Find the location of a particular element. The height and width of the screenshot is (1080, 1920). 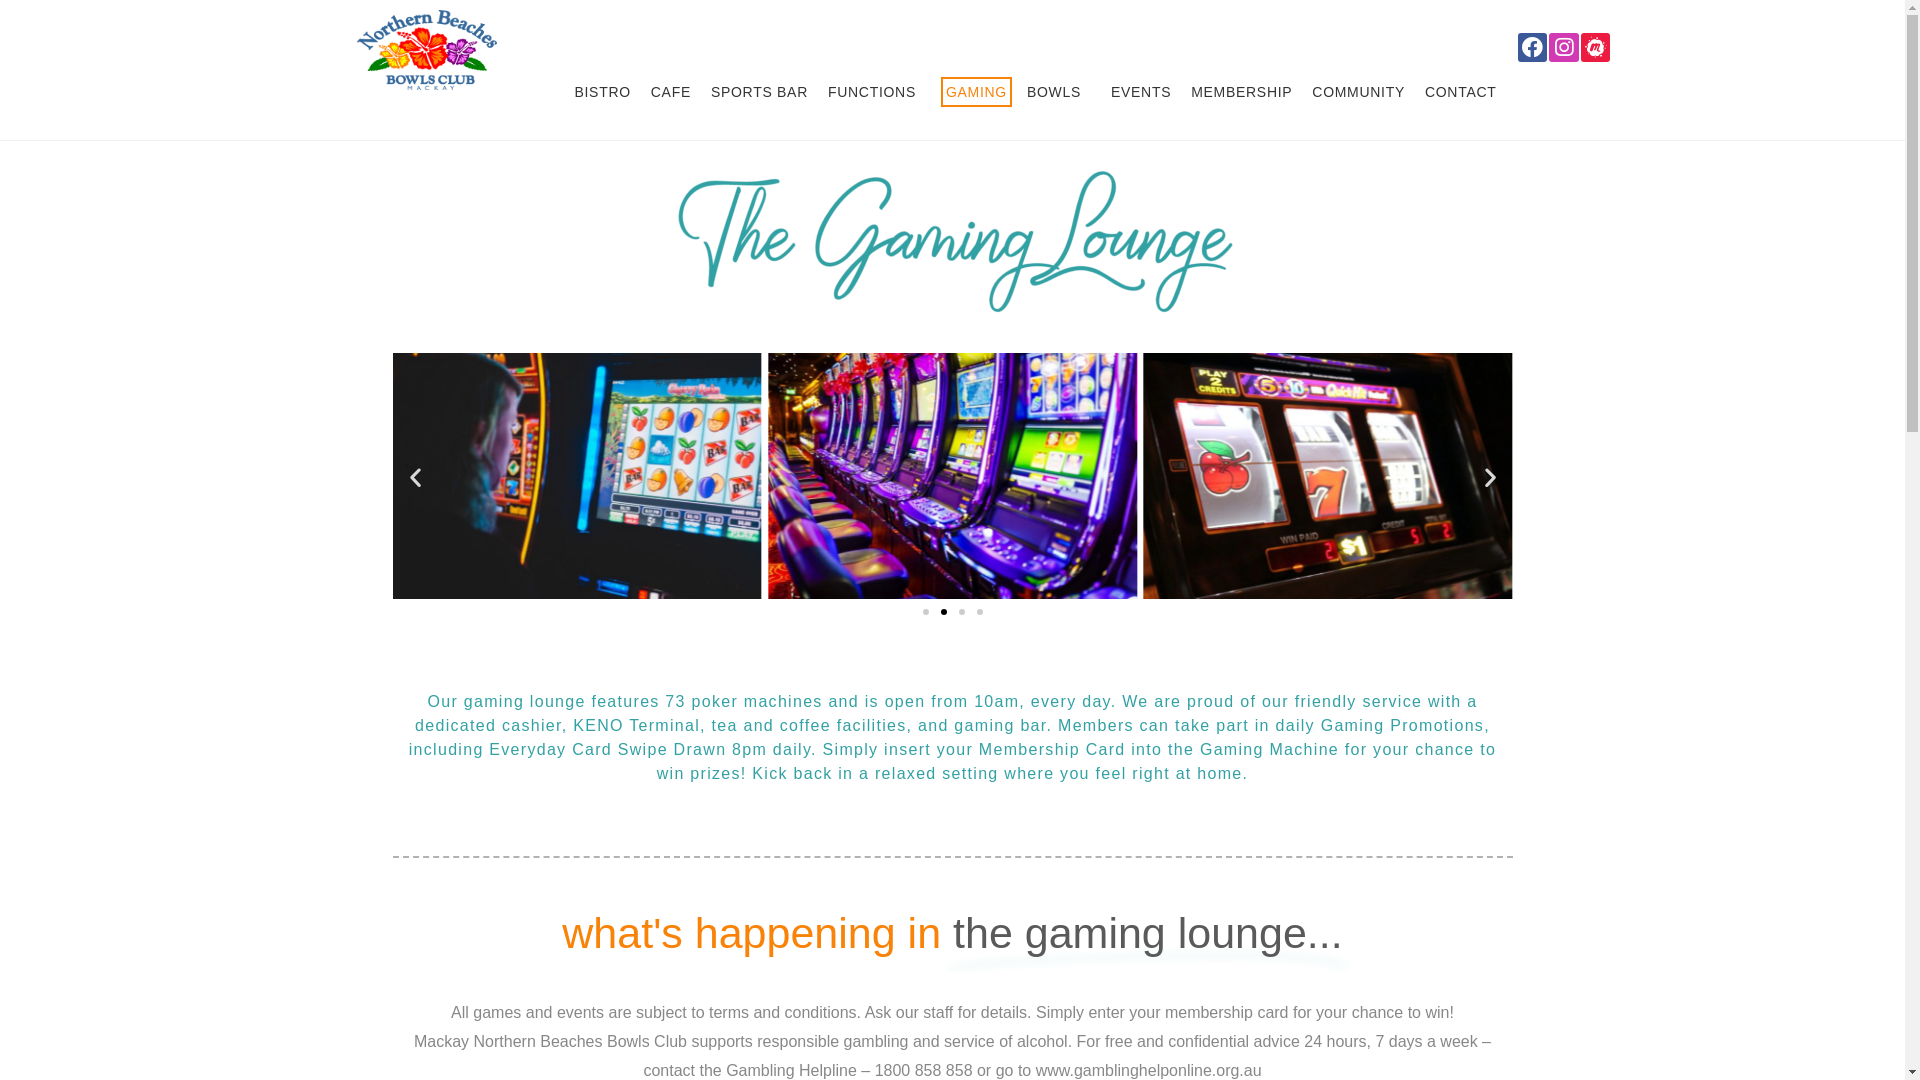

'SPORTS BAR' is located at coordinates (758, 92).